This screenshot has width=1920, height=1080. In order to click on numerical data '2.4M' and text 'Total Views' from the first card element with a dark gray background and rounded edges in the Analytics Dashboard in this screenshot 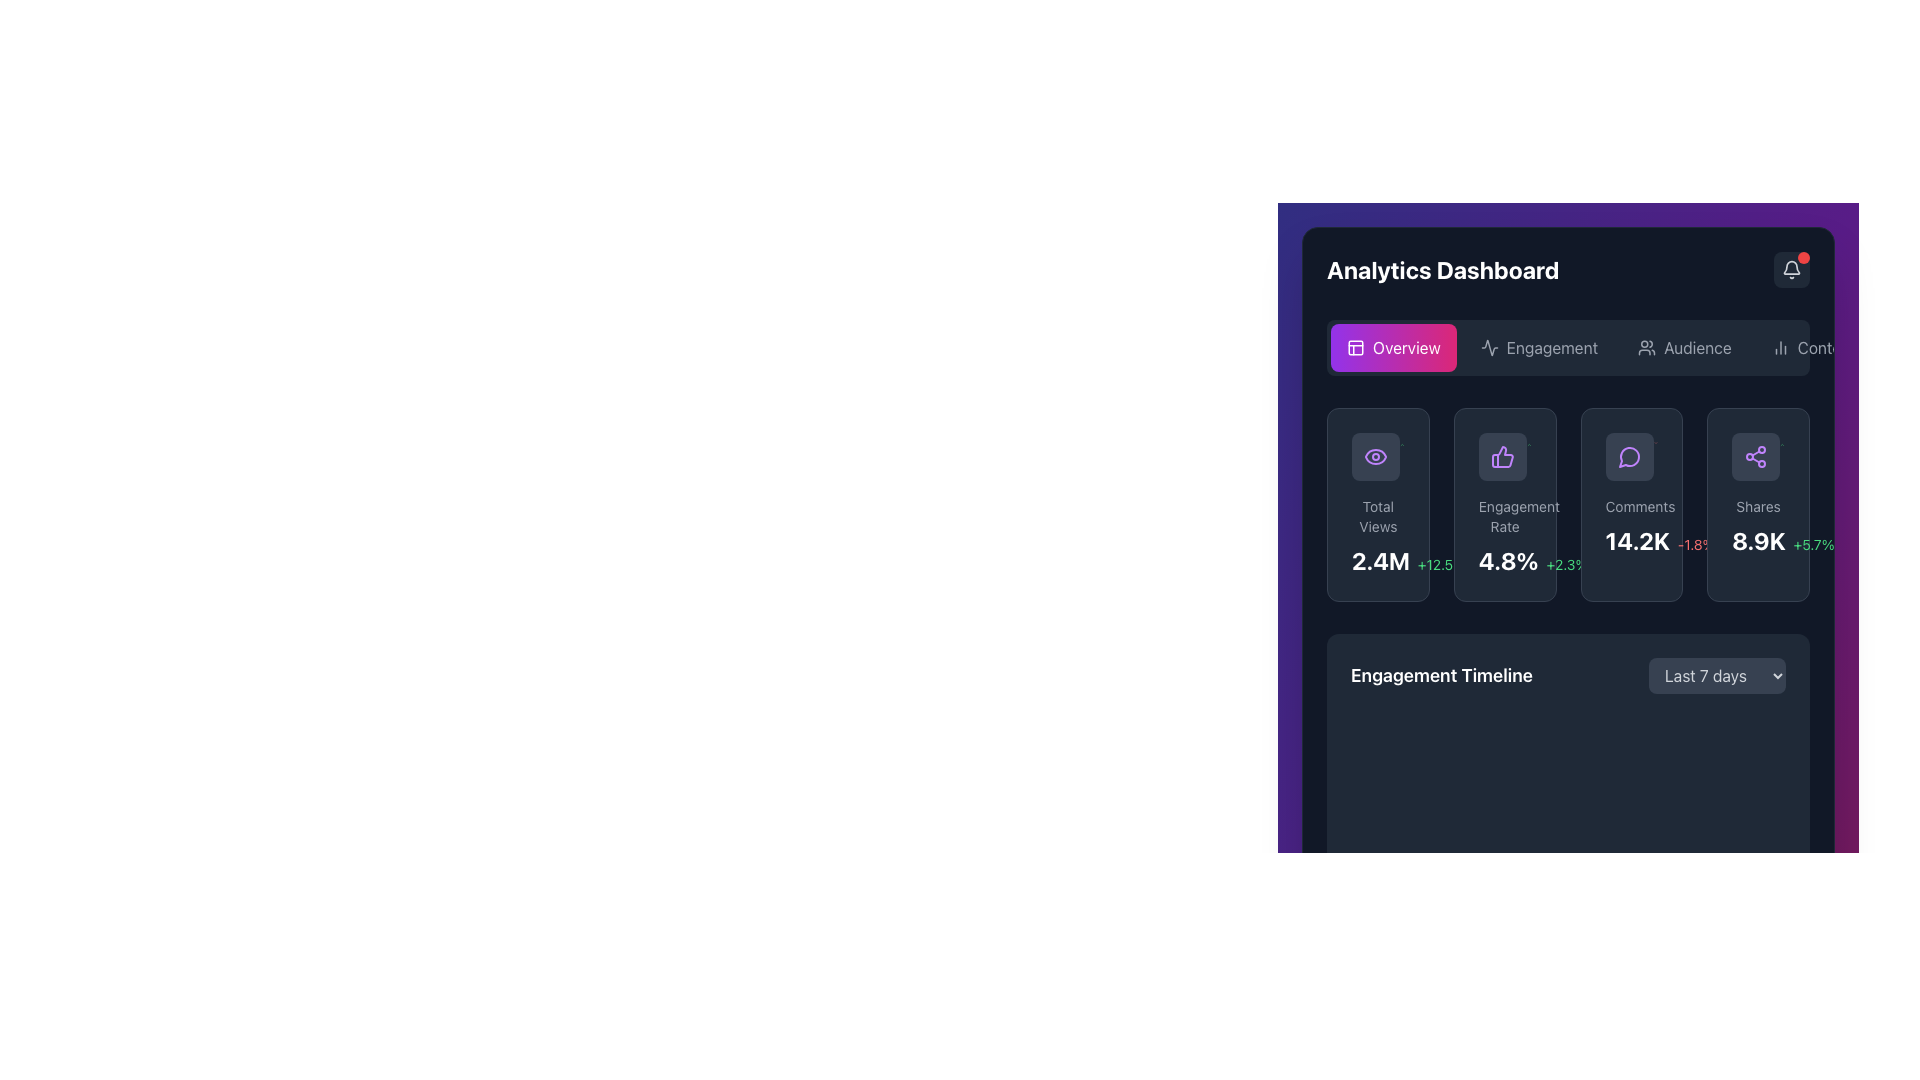, I will do `click(1377, 504)`.